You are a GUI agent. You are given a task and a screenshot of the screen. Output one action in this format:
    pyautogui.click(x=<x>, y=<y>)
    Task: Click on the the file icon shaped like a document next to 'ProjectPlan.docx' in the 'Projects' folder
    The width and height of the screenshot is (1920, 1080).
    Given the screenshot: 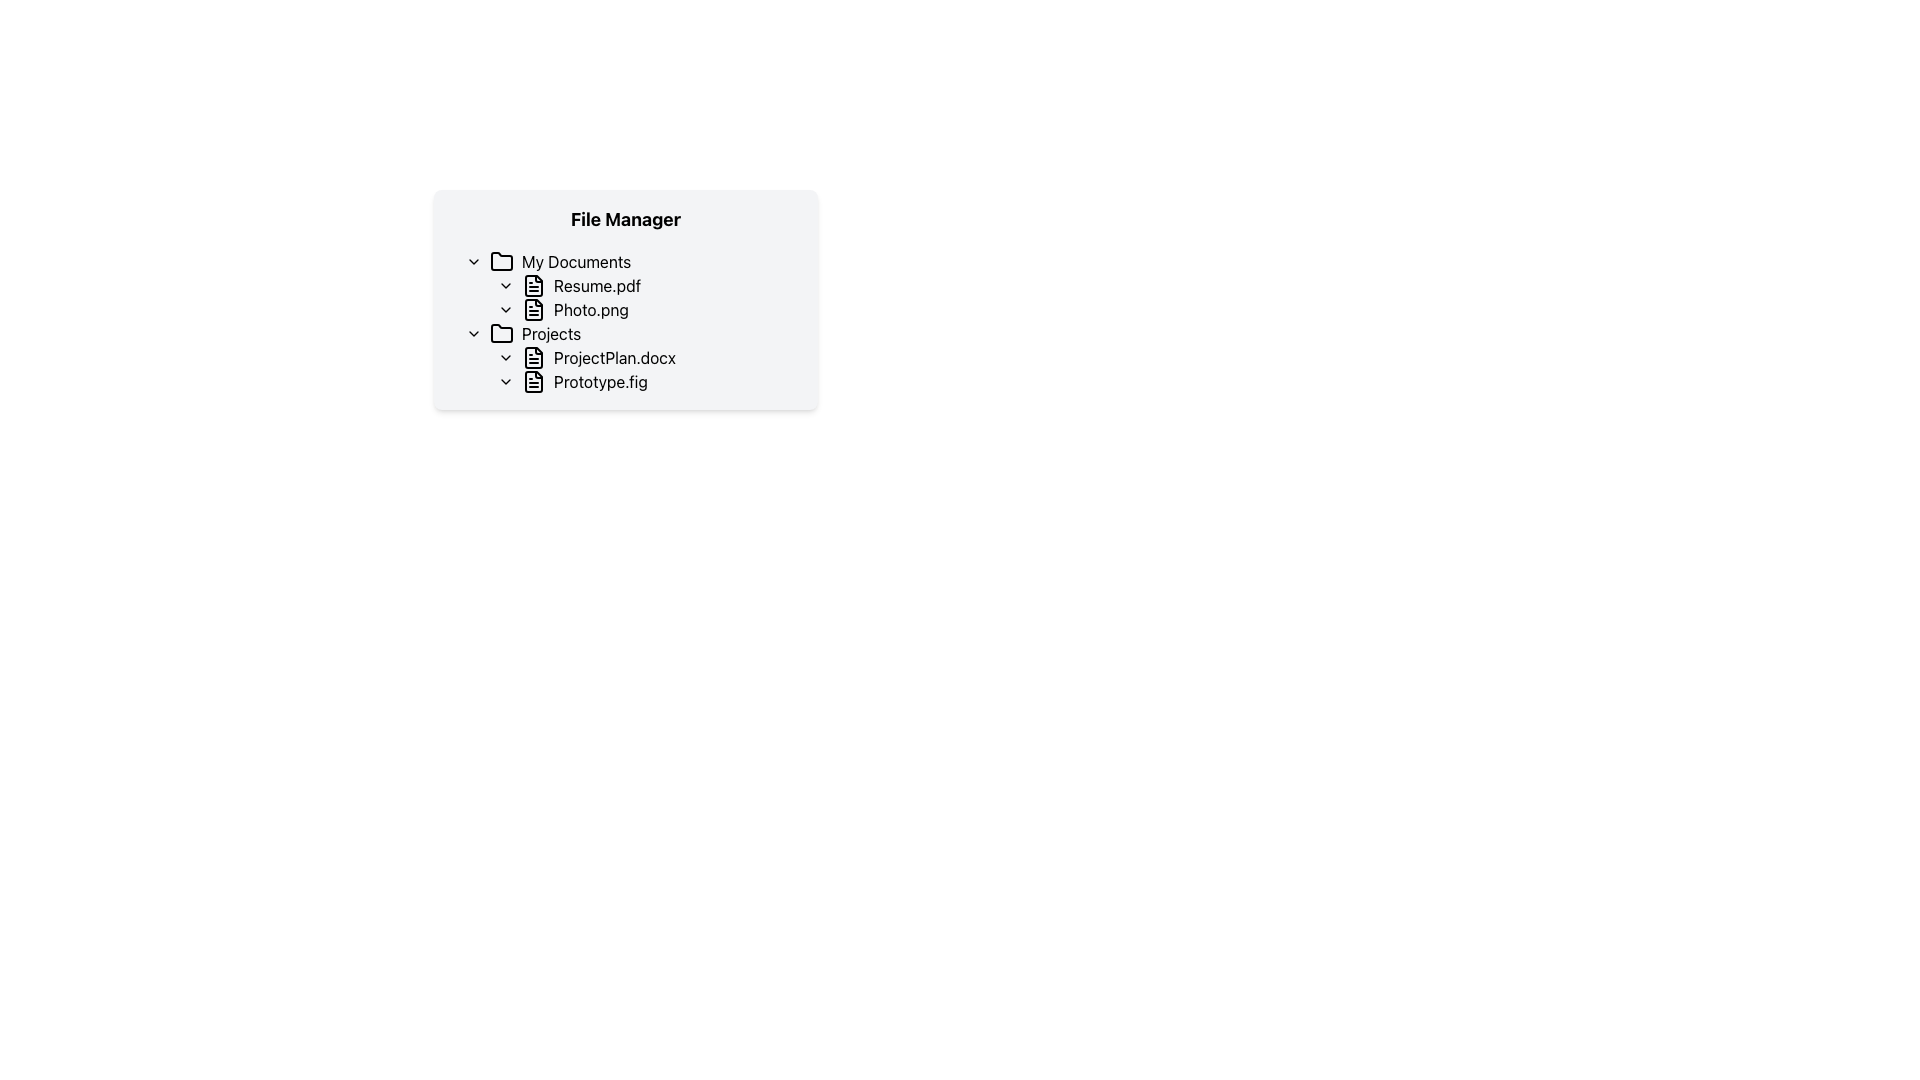 What is the action you would take?
    pyautogui.click(x=533, y=357)
    